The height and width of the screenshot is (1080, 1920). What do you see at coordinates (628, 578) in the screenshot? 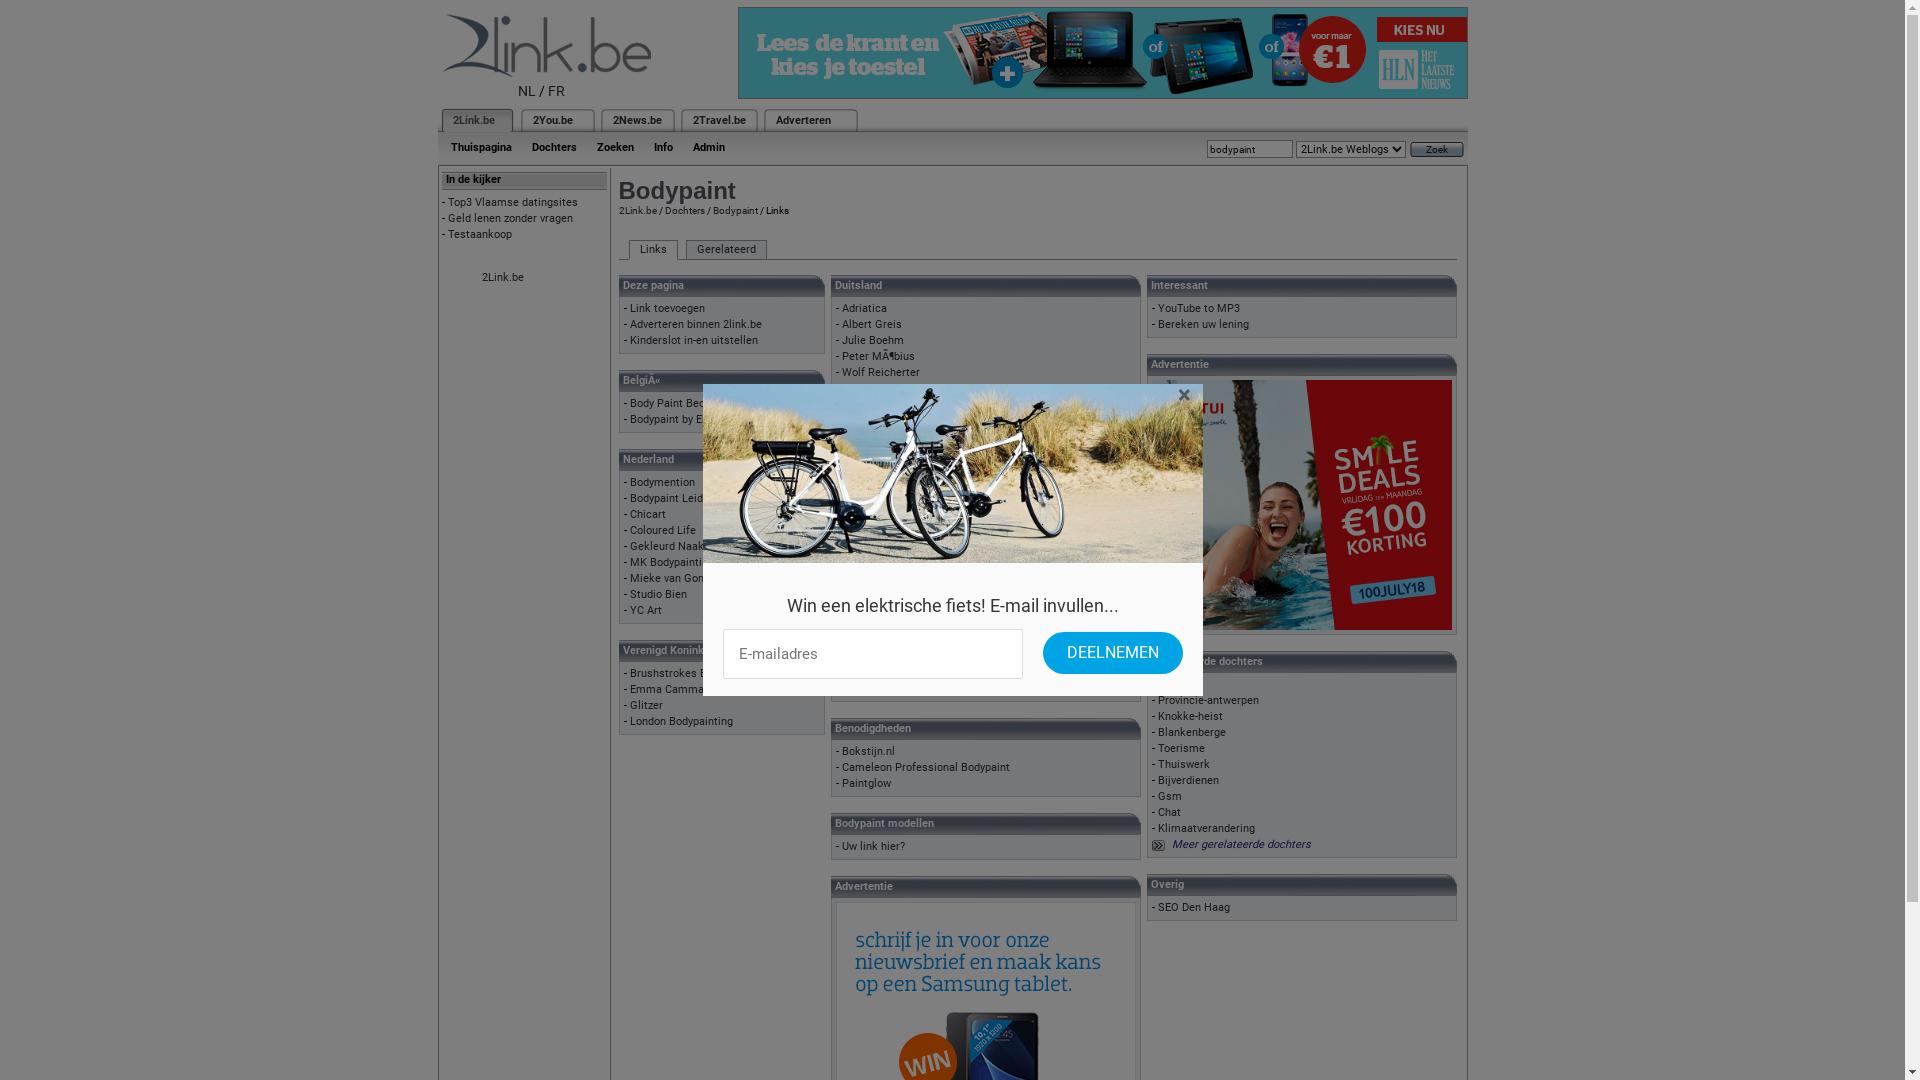
I see `'Mieke van Gompel'` at bounding box center [628, 578].